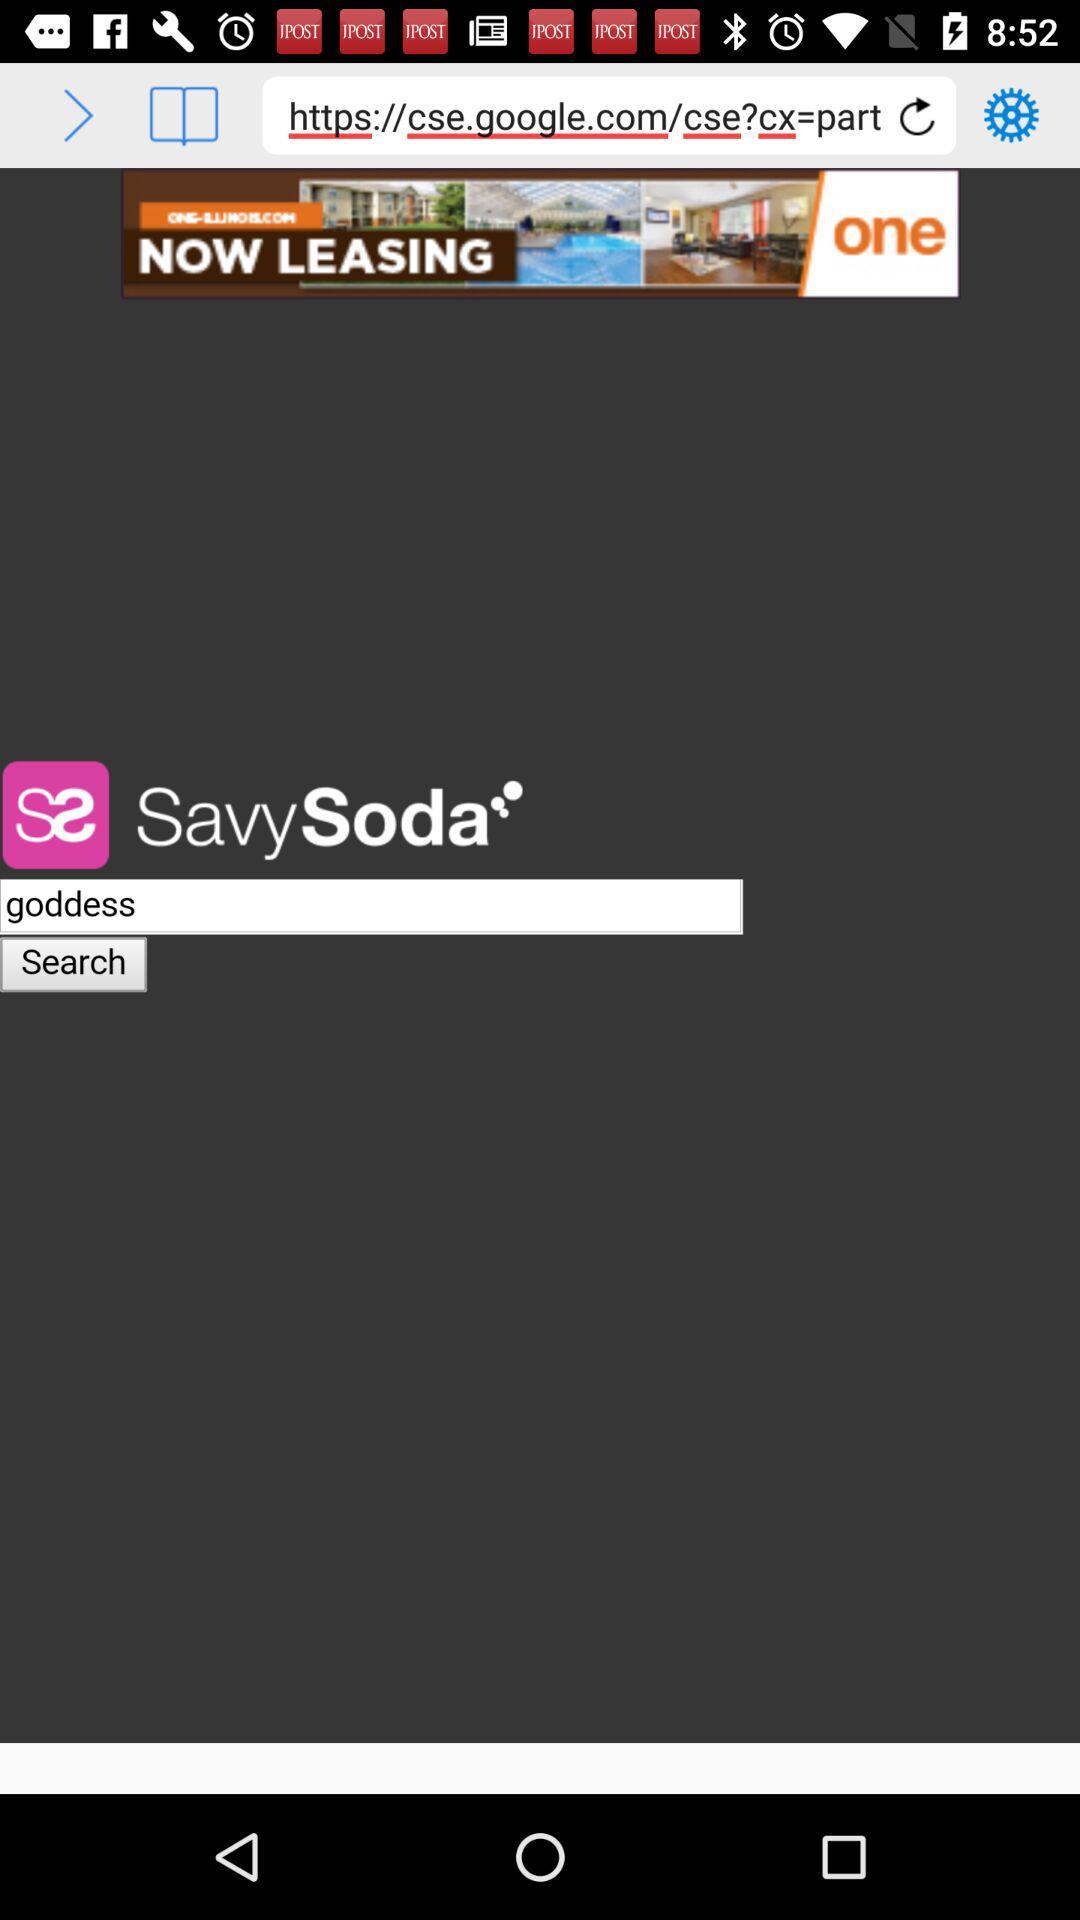 This screenshot has height=1920, width=1080. Describe the element at coordinates (77, 114) in the screenshot. I see `the arrow_forward icon` at that location.